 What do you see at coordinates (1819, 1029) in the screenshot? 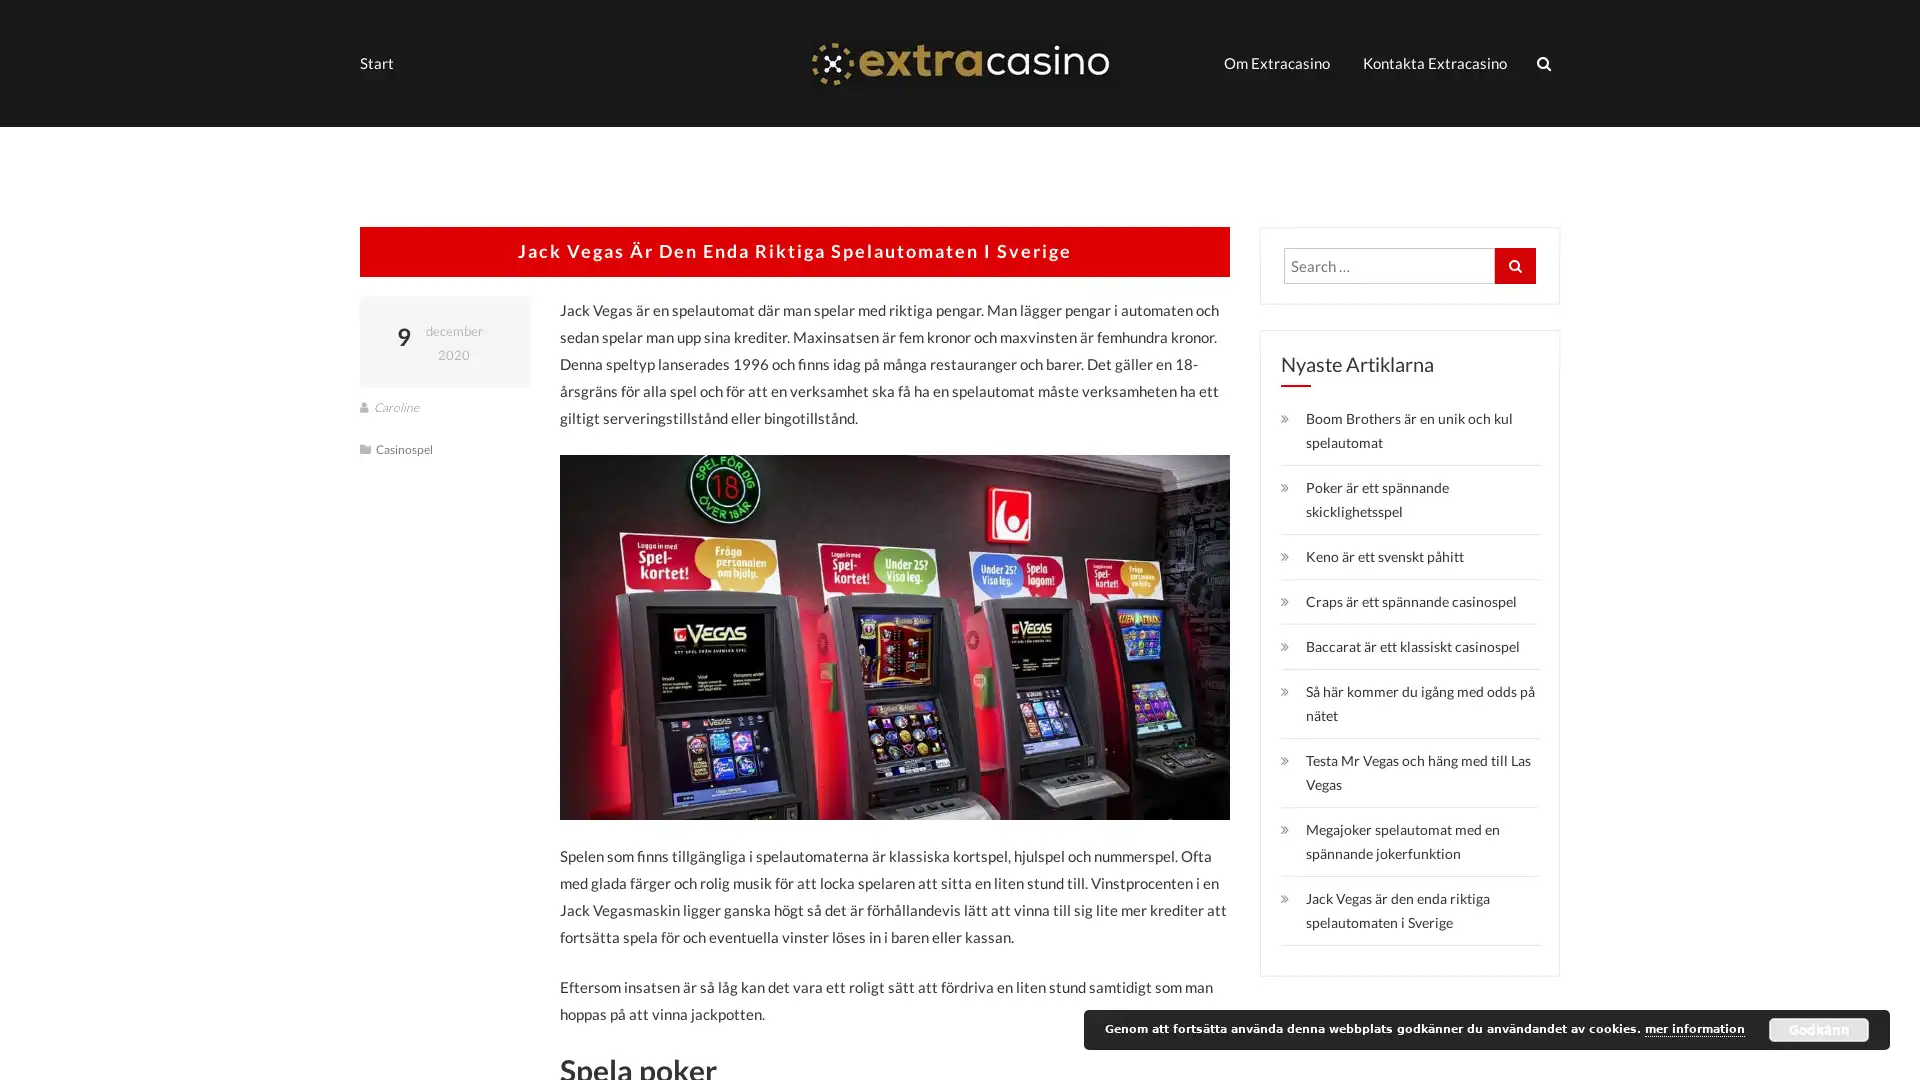
I see `Godkann` at bounding box center [1819, 1029].